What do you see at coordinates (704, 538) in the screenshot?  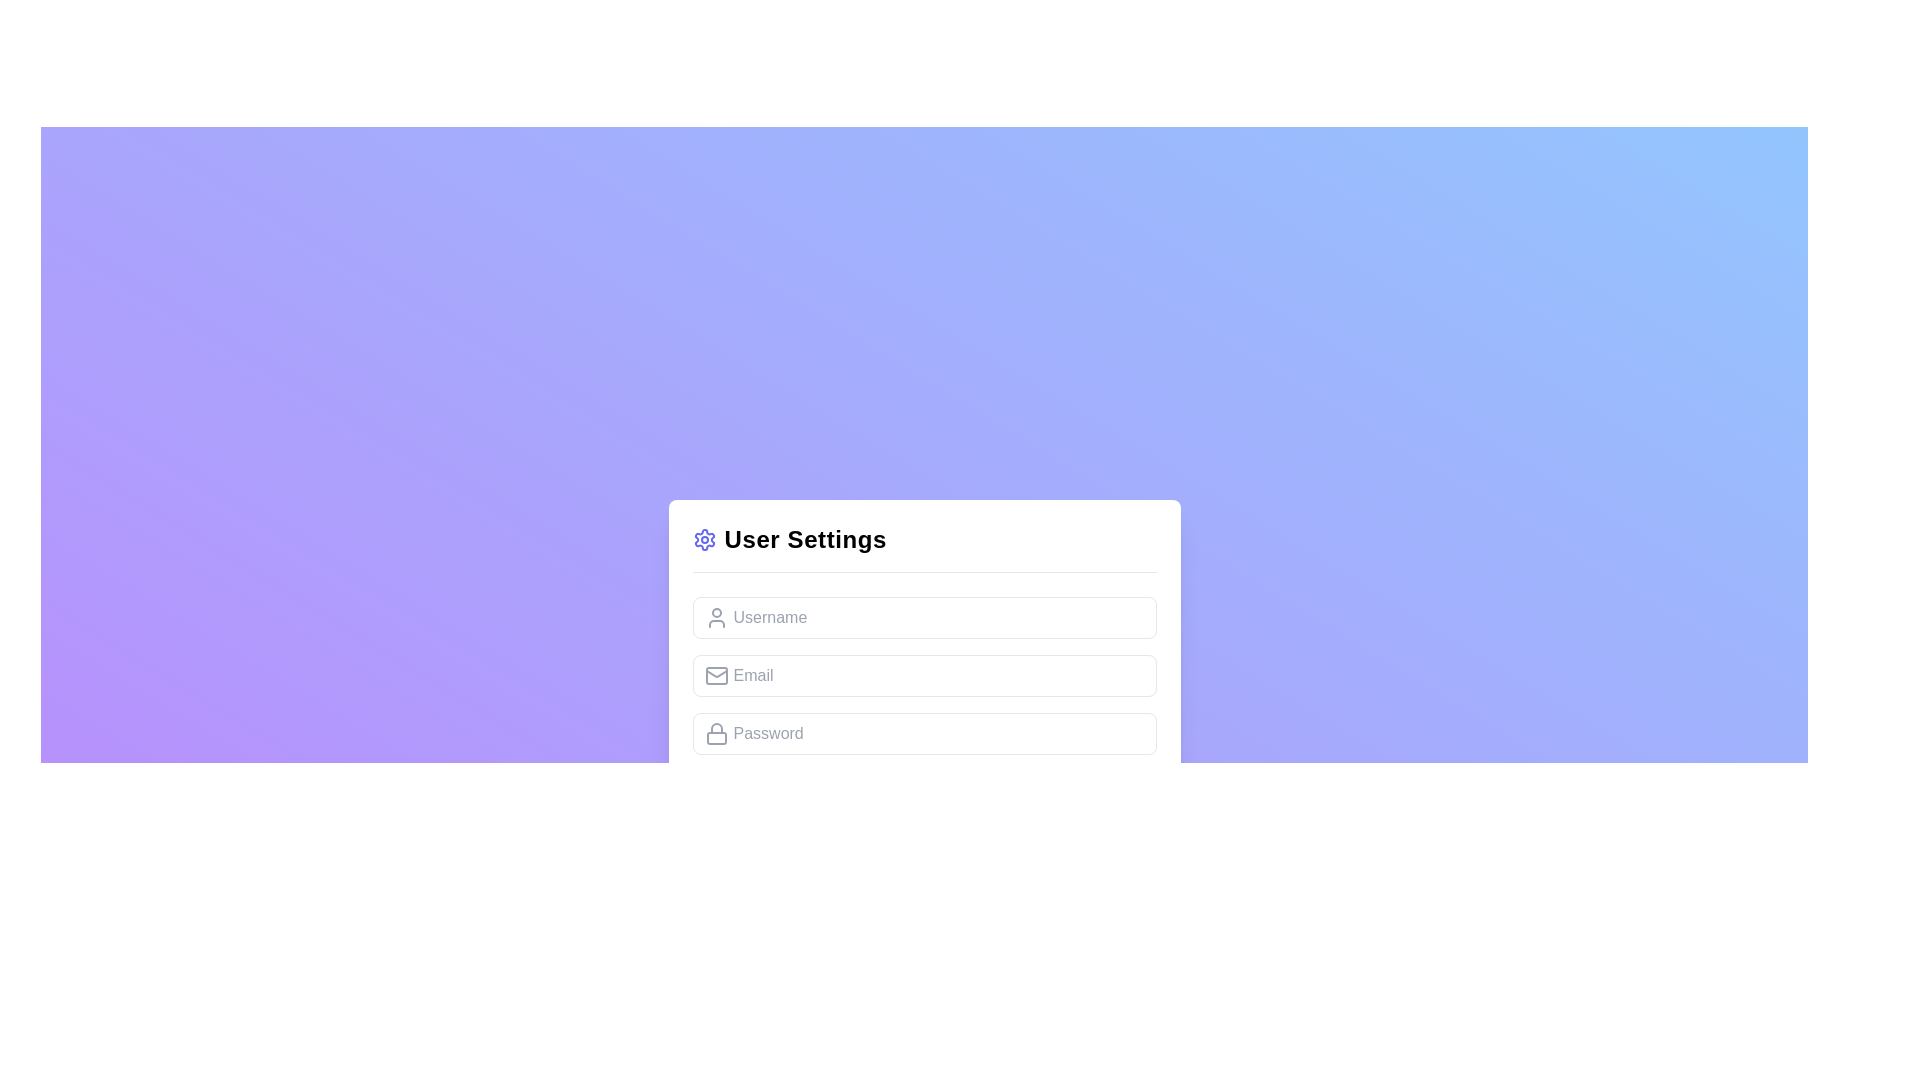 I see `the settings icon, which is a minimalistic gear or cog located at the leftmost part of the 'User Settings' title` at bounding box center [704, 538].